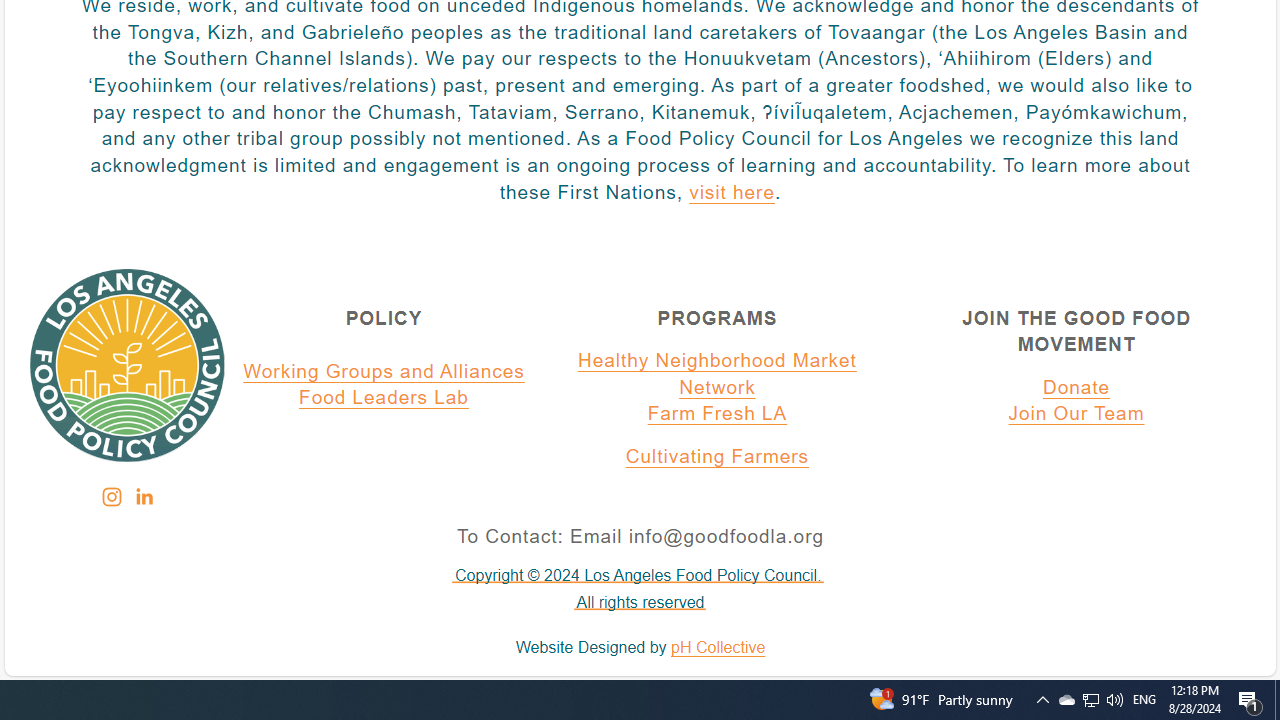 This screenshot has height=720, width=1280. I want to click on 'Cultivating Farmers ', so click(717, 457).